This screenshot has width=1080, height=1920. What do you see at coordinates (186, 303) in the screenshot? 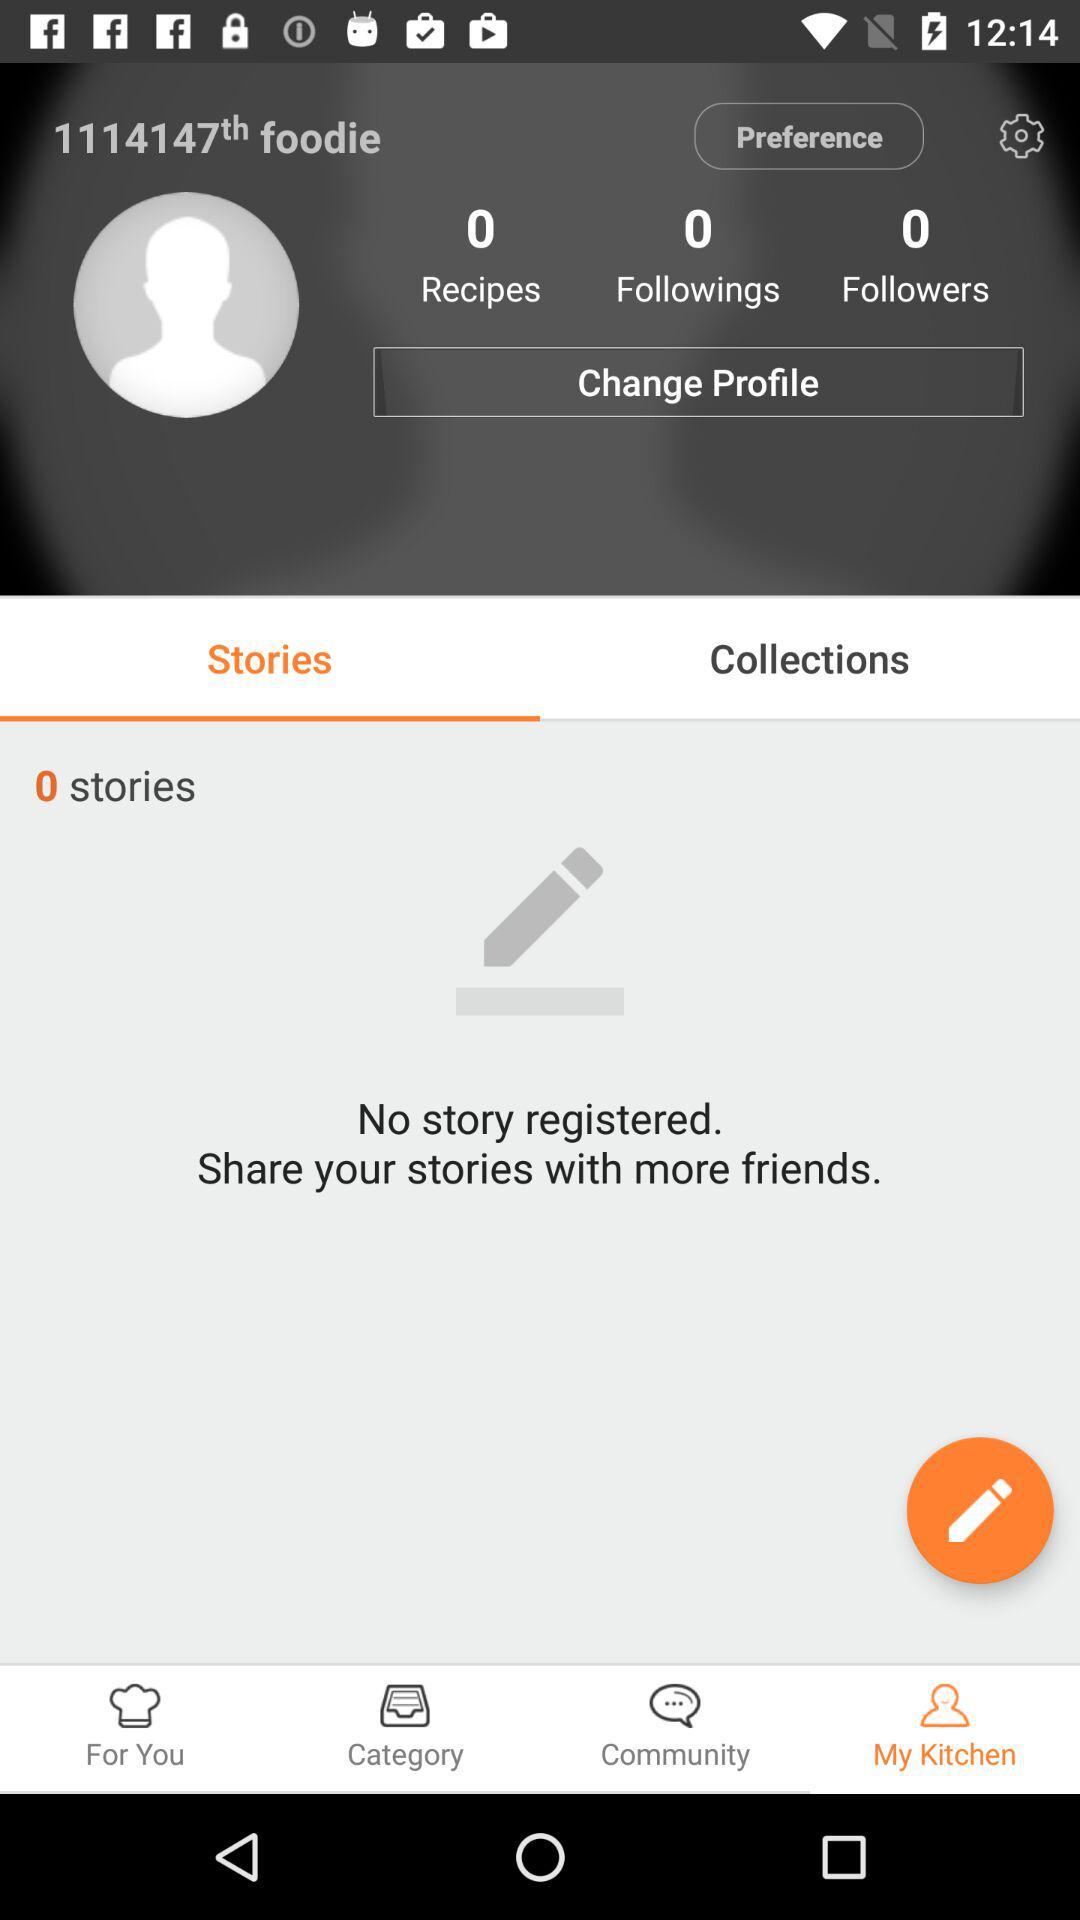
I see `icon next to the change profile icon` at bounding box center [186, 303].